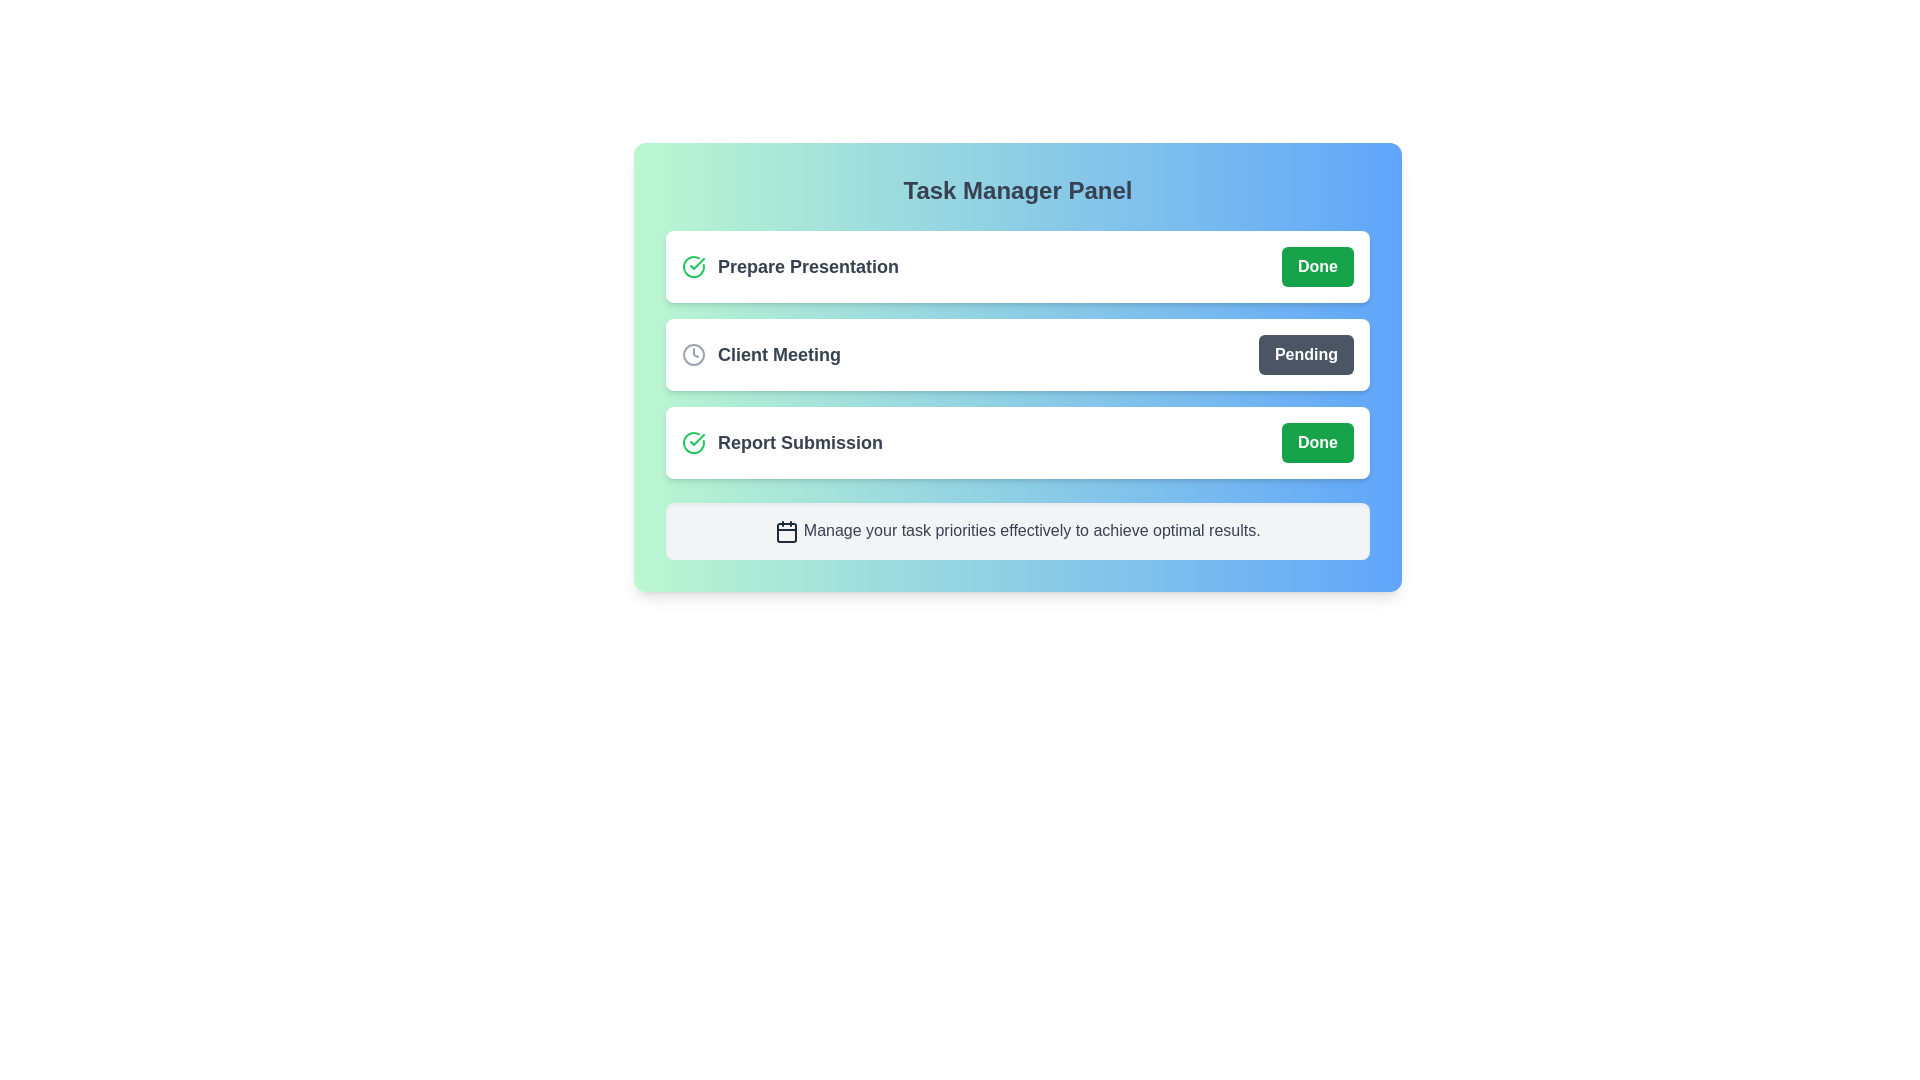  I want to click on the button labeled Pending to observe its hover effect, so click(1305, 353).